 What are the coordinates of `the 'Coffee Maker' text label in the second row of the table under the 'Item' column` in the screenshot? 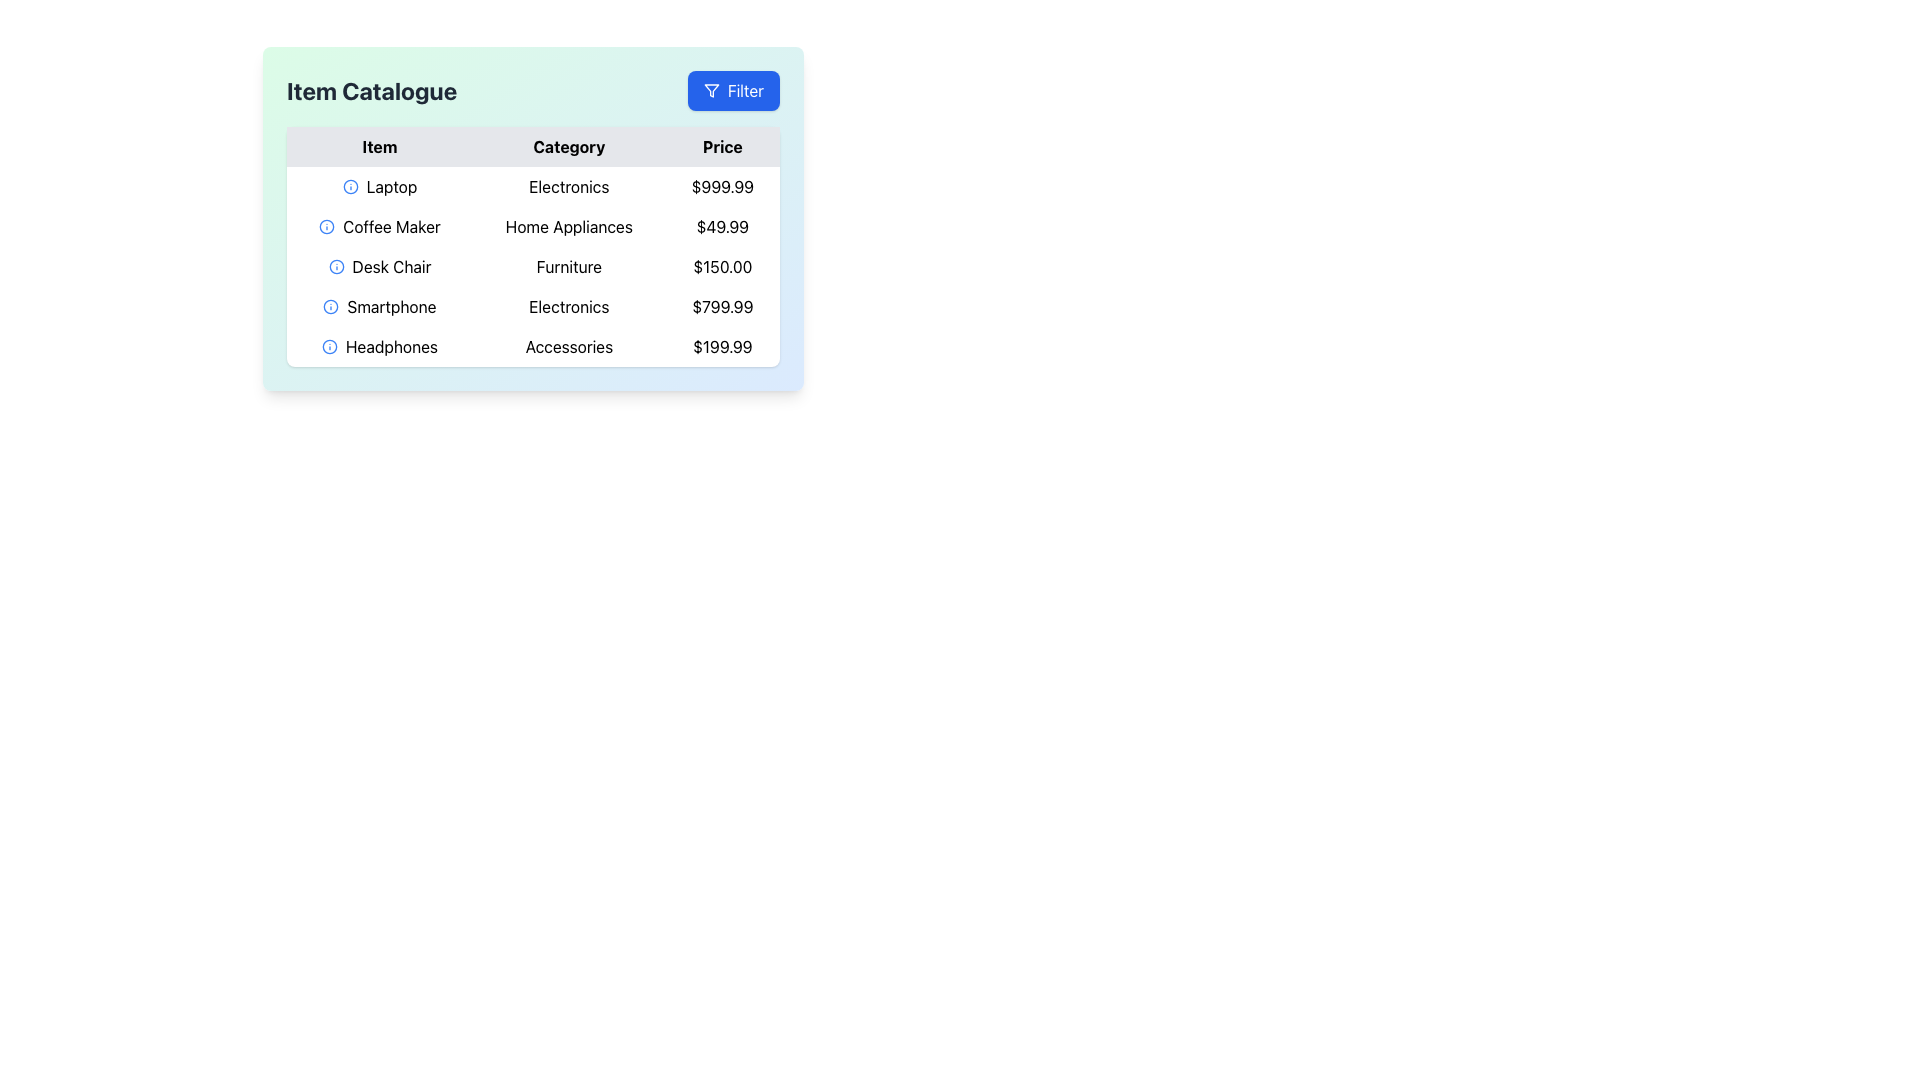 It's located at (379, 226).